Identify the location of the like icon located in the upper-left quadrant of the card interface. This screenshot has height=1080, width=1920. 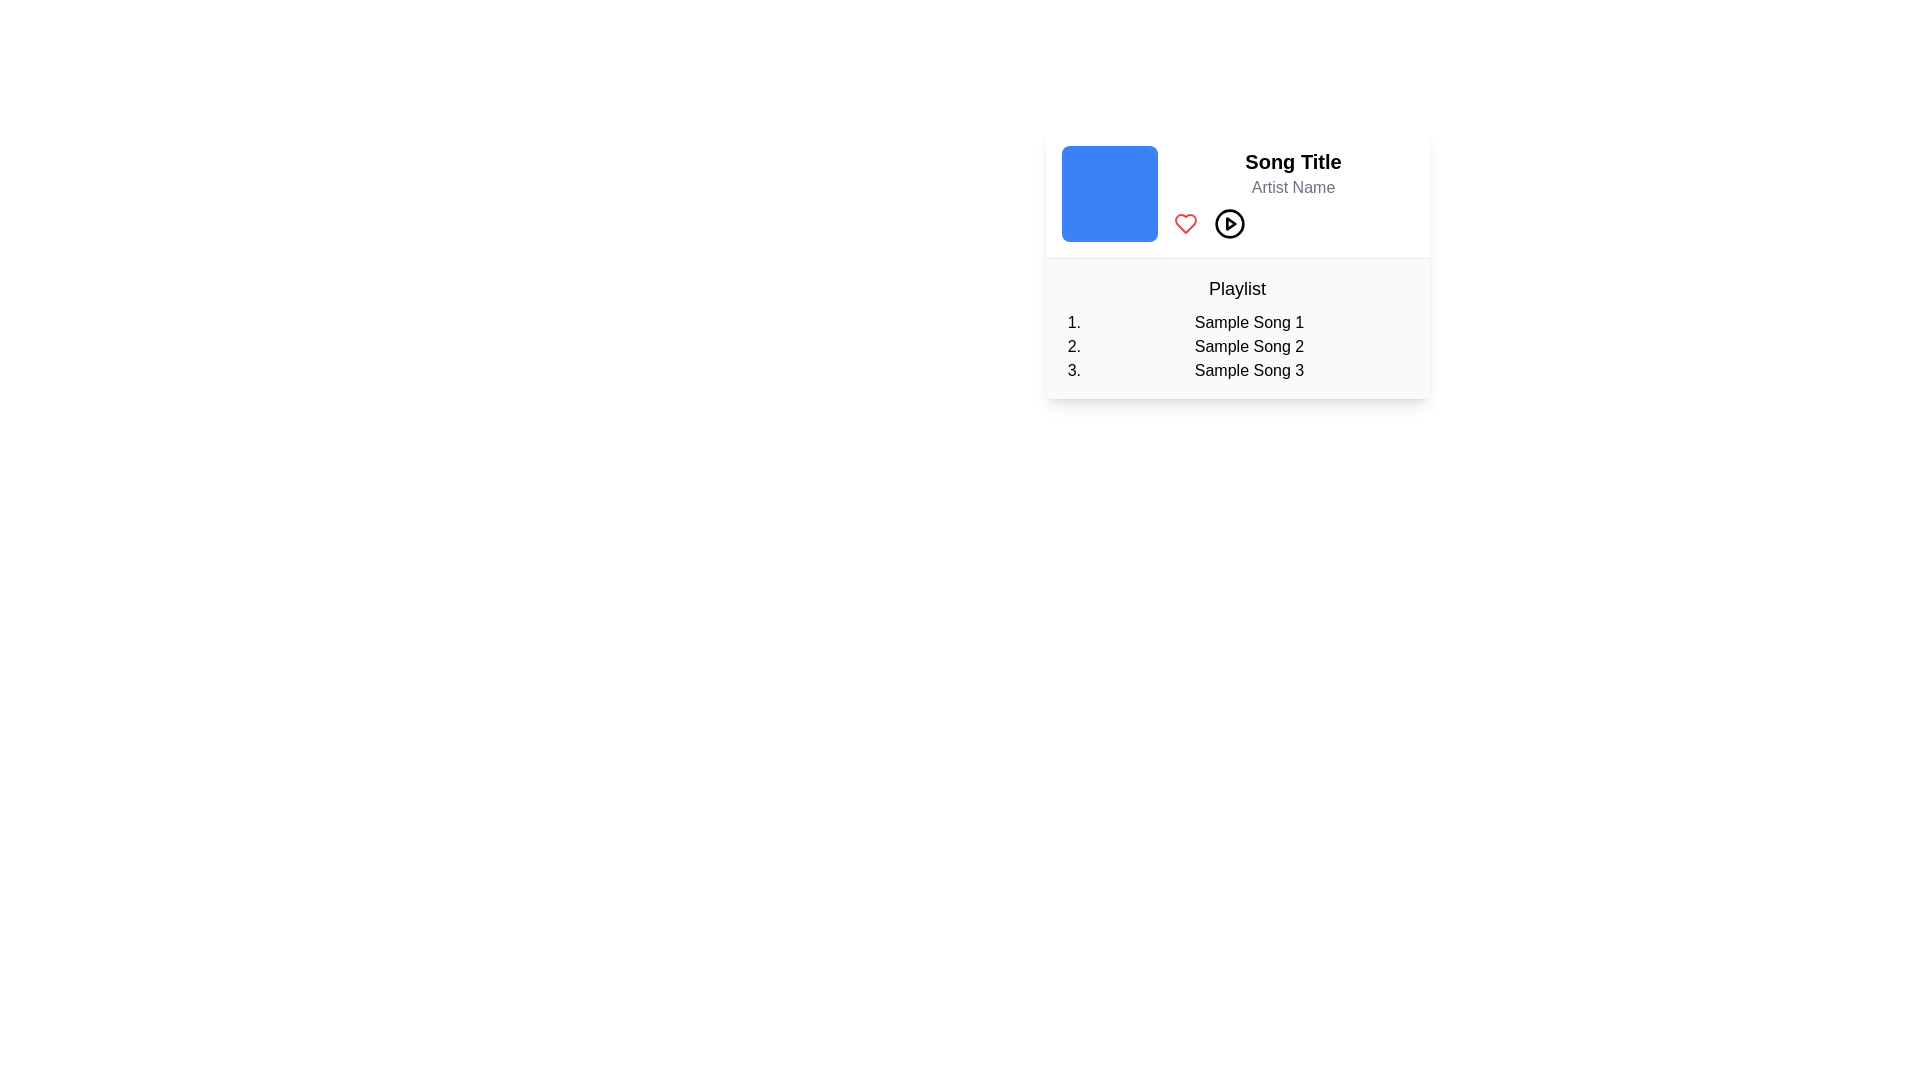
(1185, 223).